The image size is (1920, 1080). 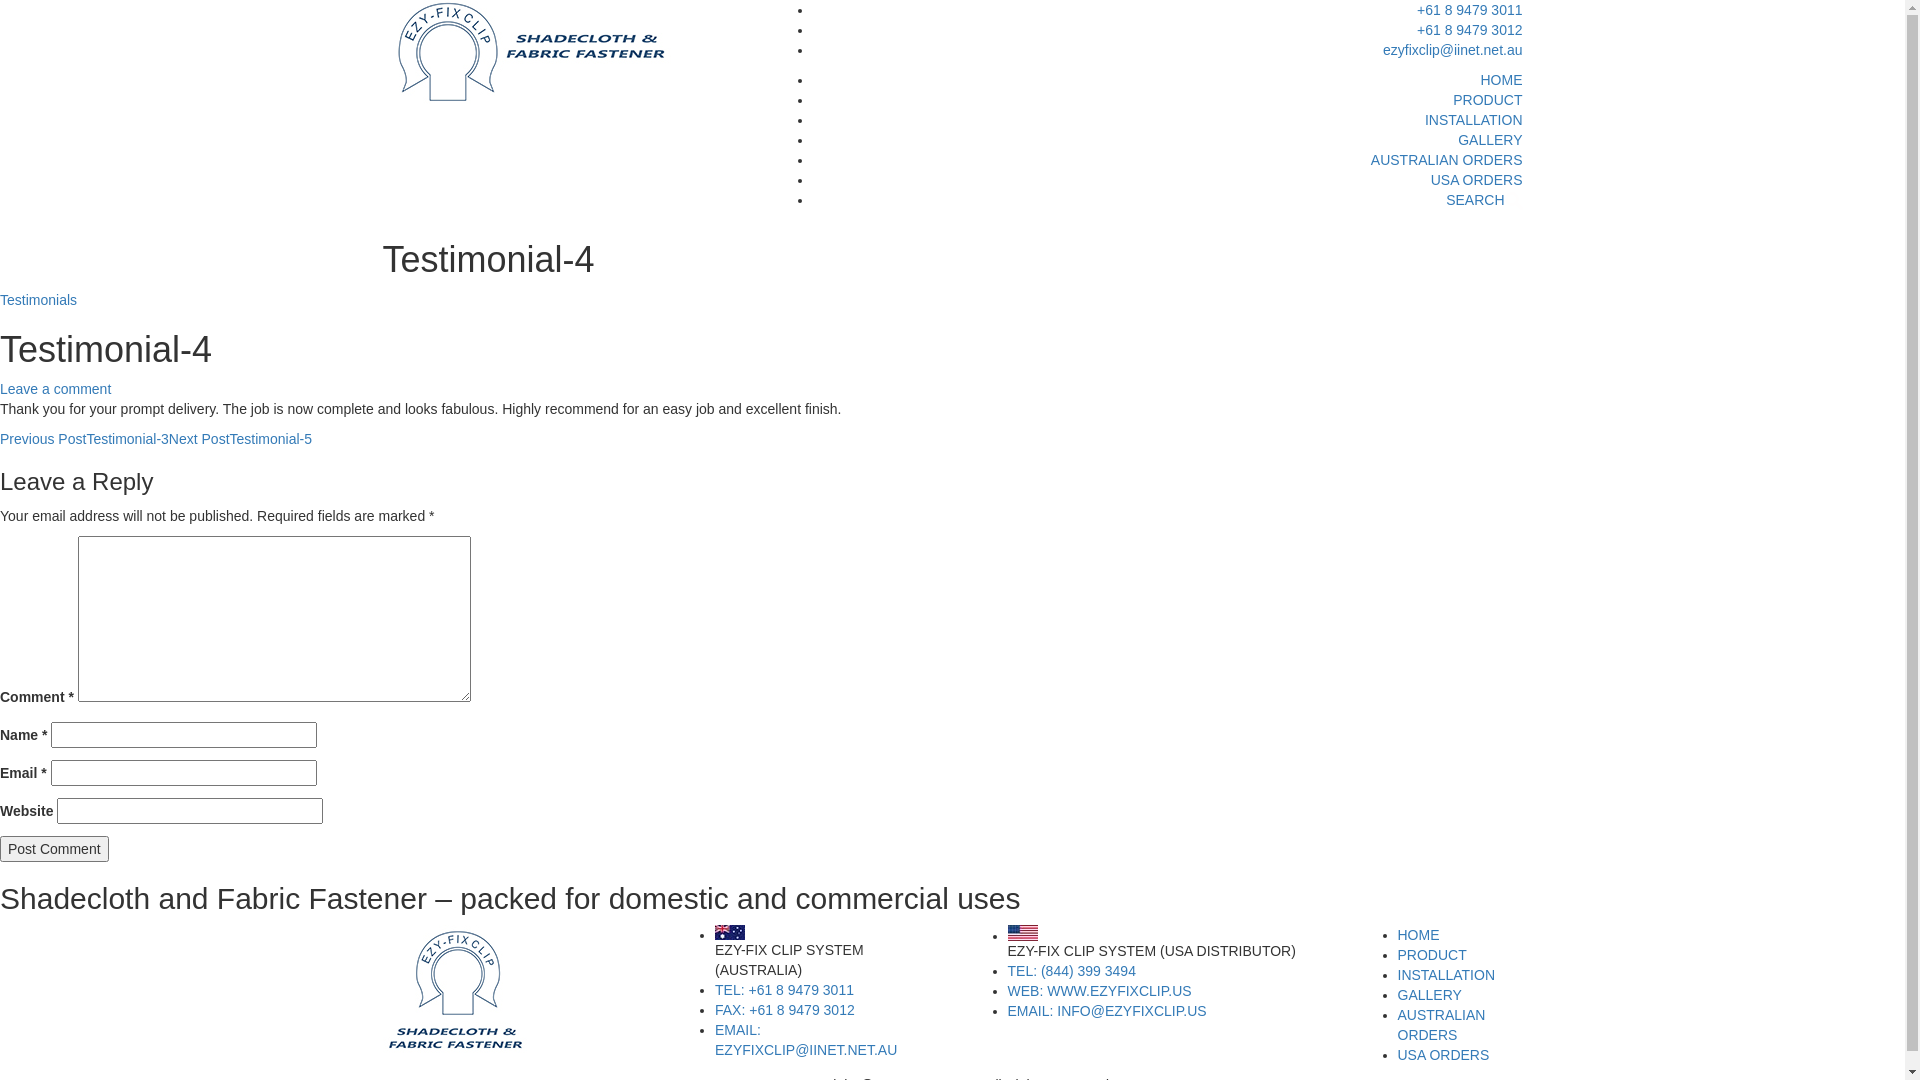 What do you see at coordinates (54, 848) in the screenshot?
I see `'Post Comment'` at bounding box center [54, 848].